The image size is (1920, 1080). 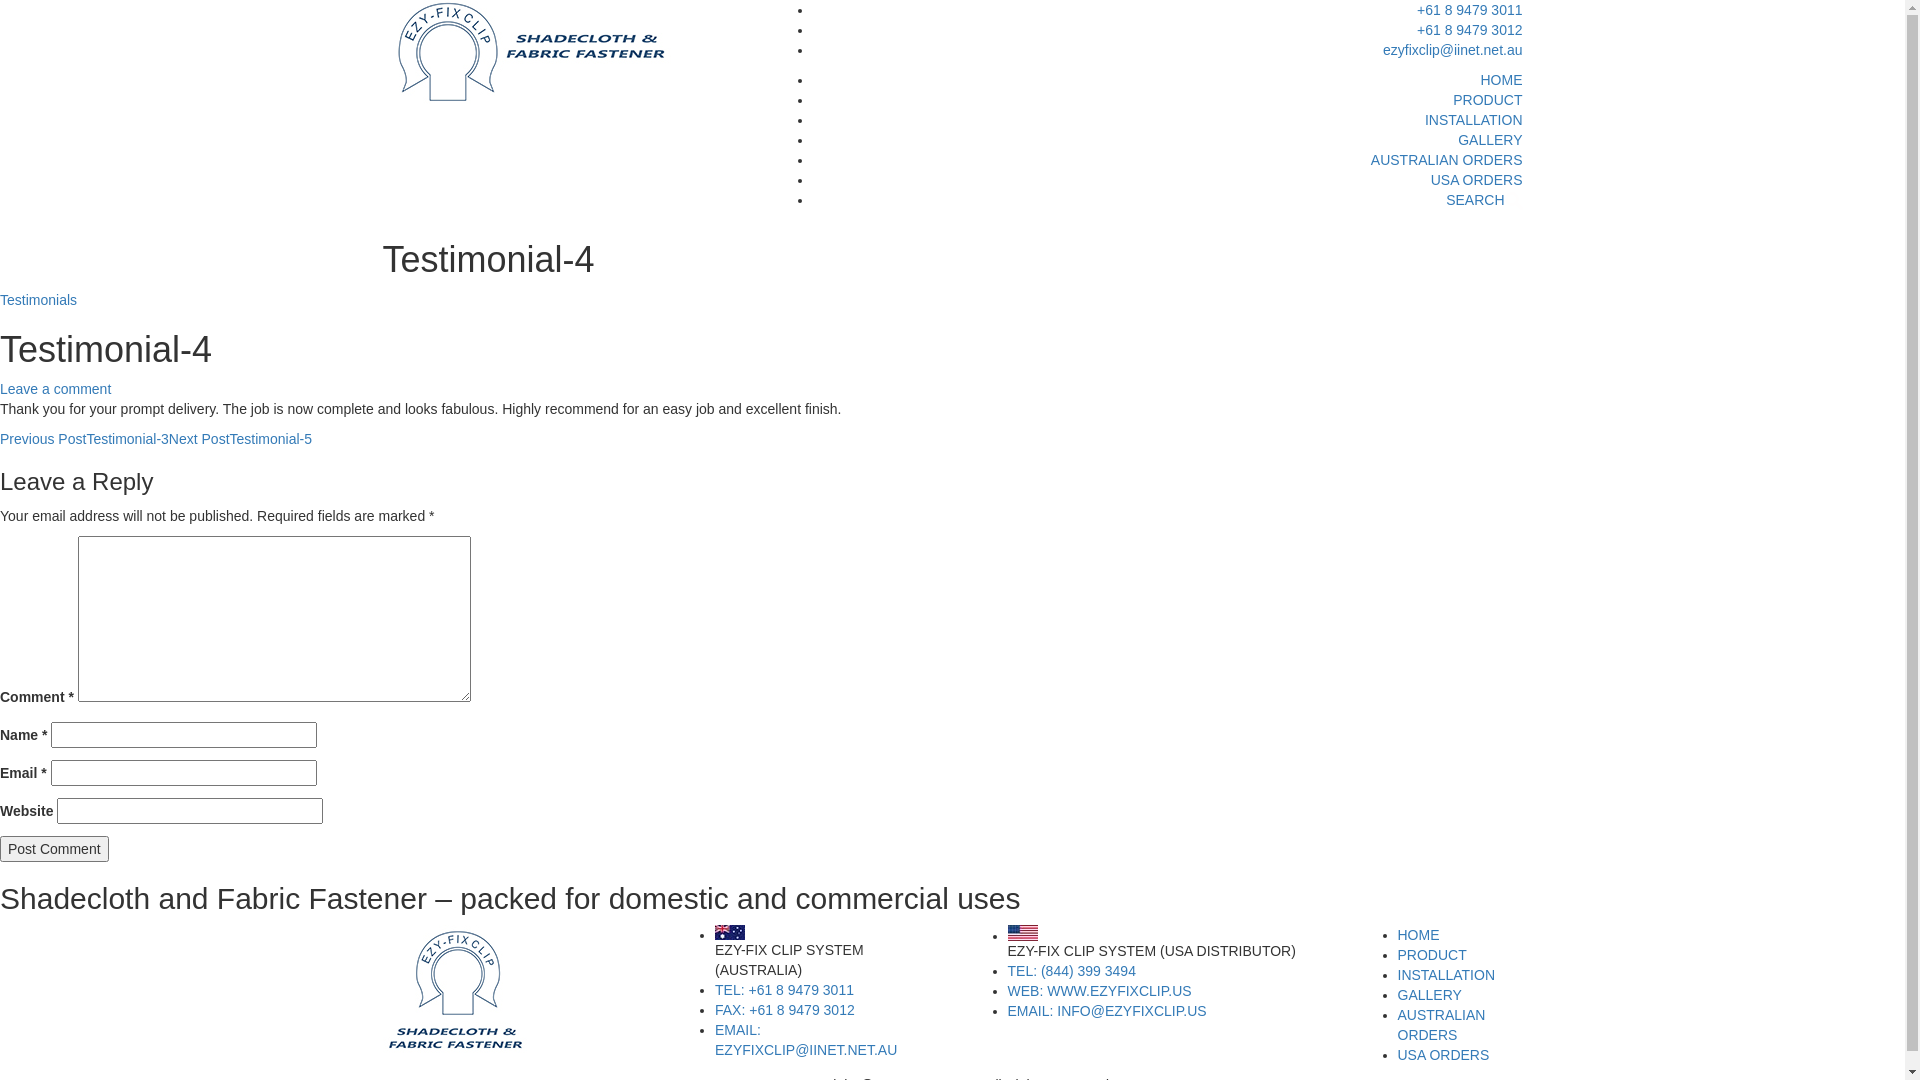 What do you see at coordinates (54, 848) in the screenshot?
I see `'Post Comment'` at bounding box center [54, 848].